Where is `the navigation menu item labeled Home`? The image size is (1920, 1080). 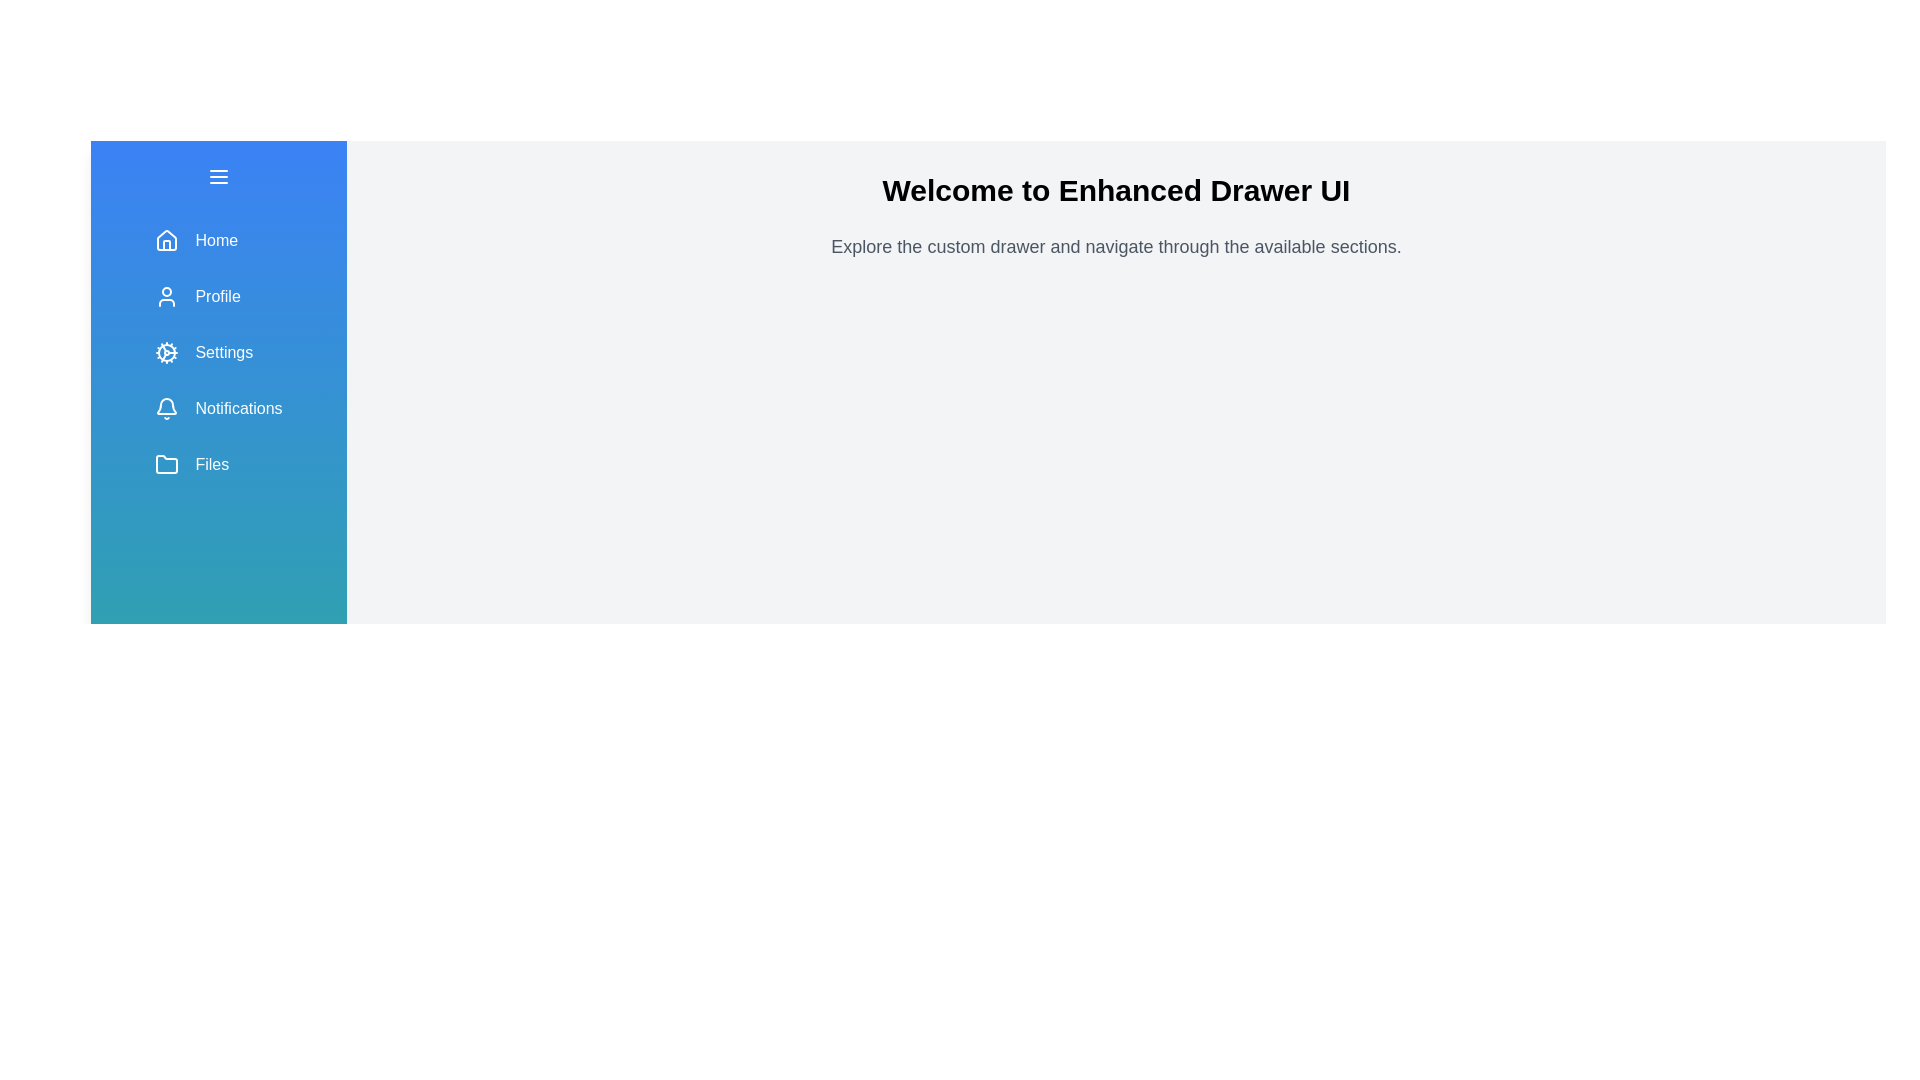 the navigation menu item labeled Home is located at coordinates (219, 239).